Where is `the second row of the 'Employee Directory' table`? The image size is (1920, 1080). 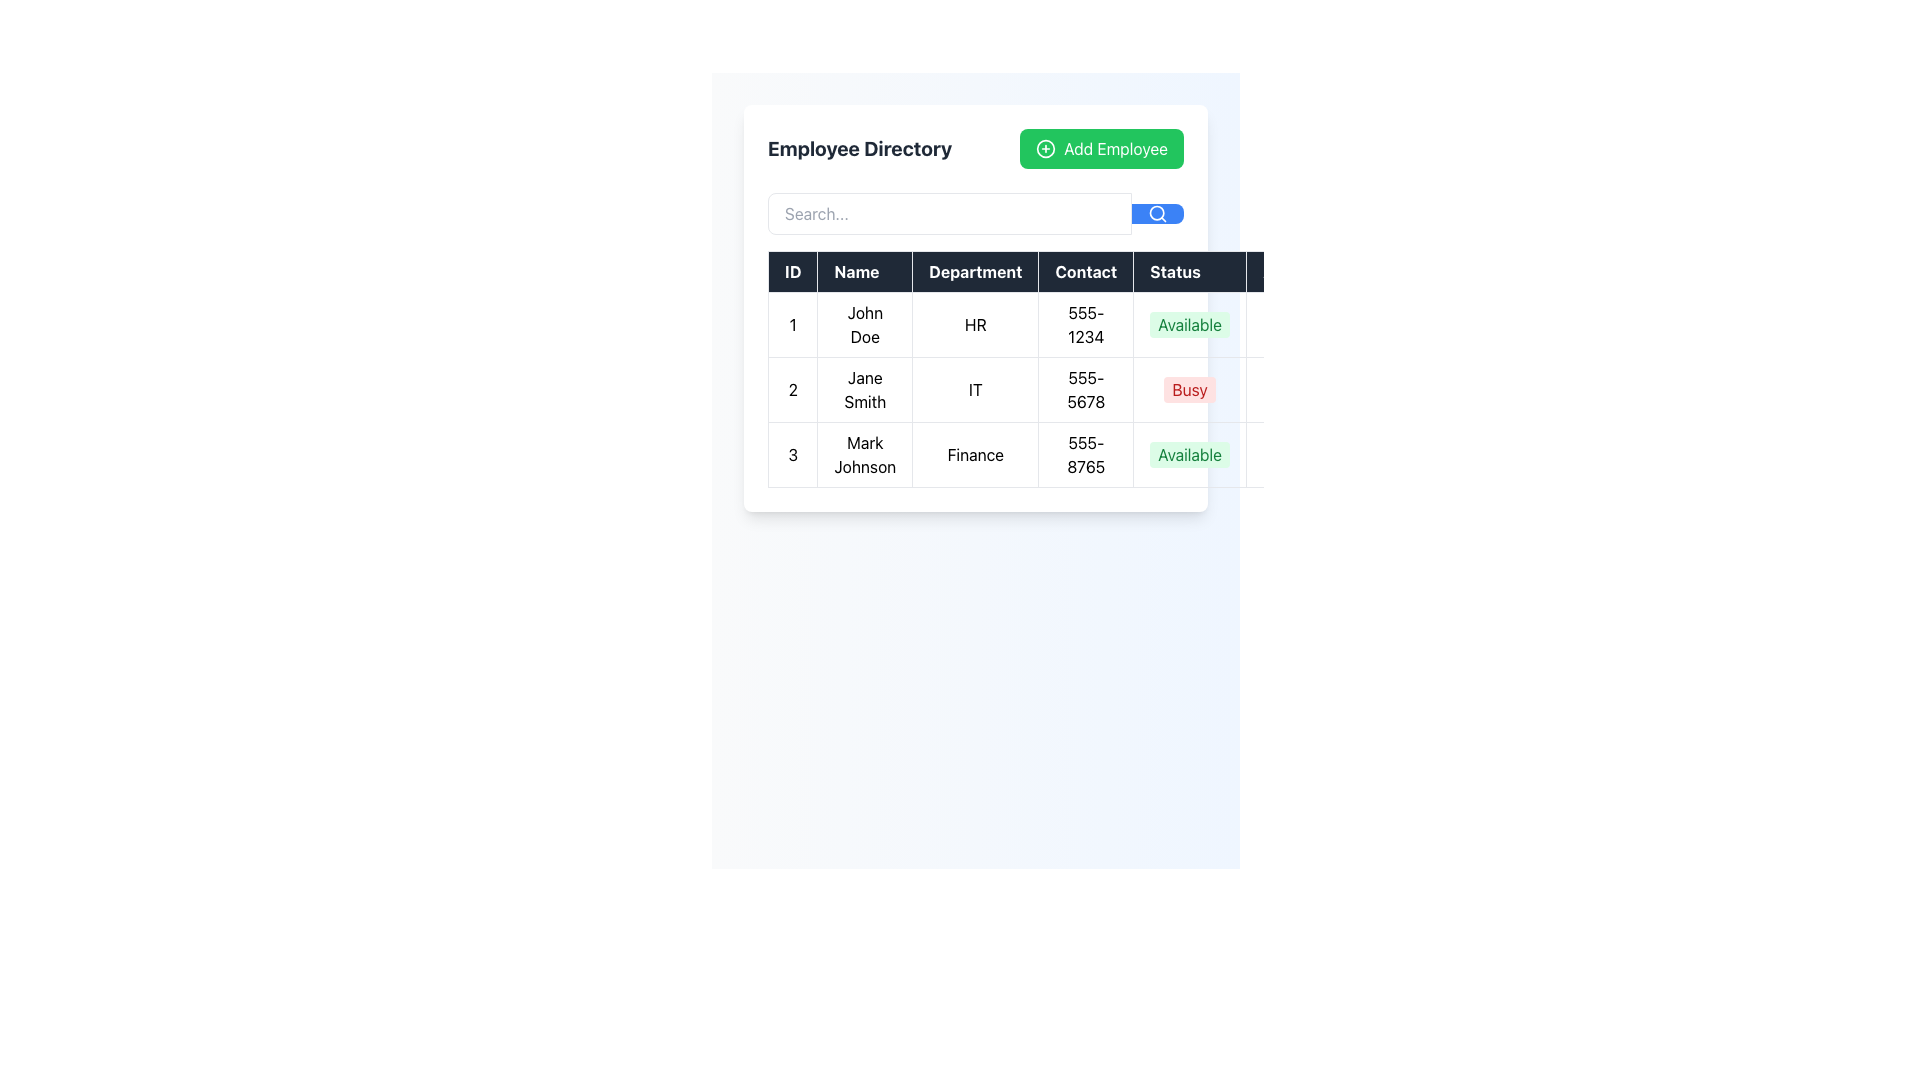 the second row of the 'Employee Directory' table is located at coordinates (1052, 389).